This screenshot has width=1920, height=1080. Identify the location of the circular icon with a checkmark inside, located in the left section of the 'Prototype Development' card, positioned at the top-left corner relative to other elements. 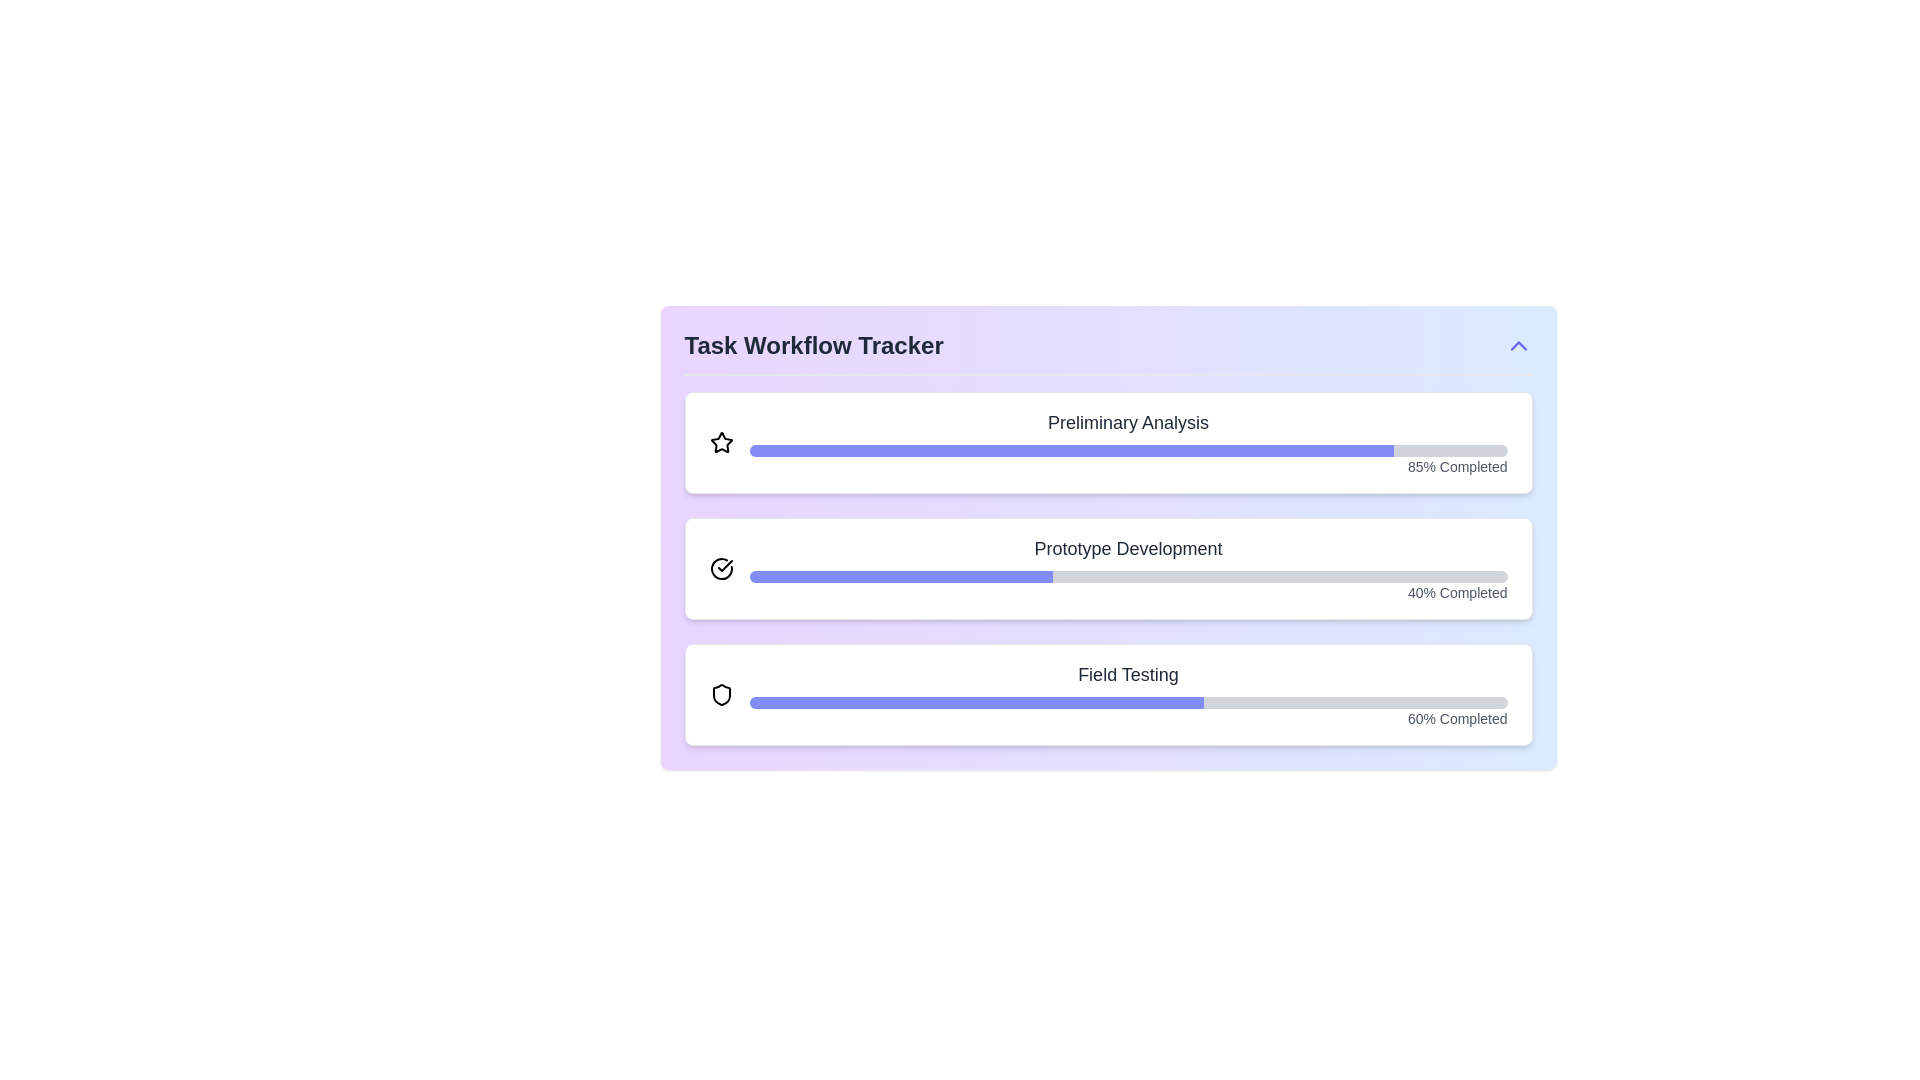
(720, 569).